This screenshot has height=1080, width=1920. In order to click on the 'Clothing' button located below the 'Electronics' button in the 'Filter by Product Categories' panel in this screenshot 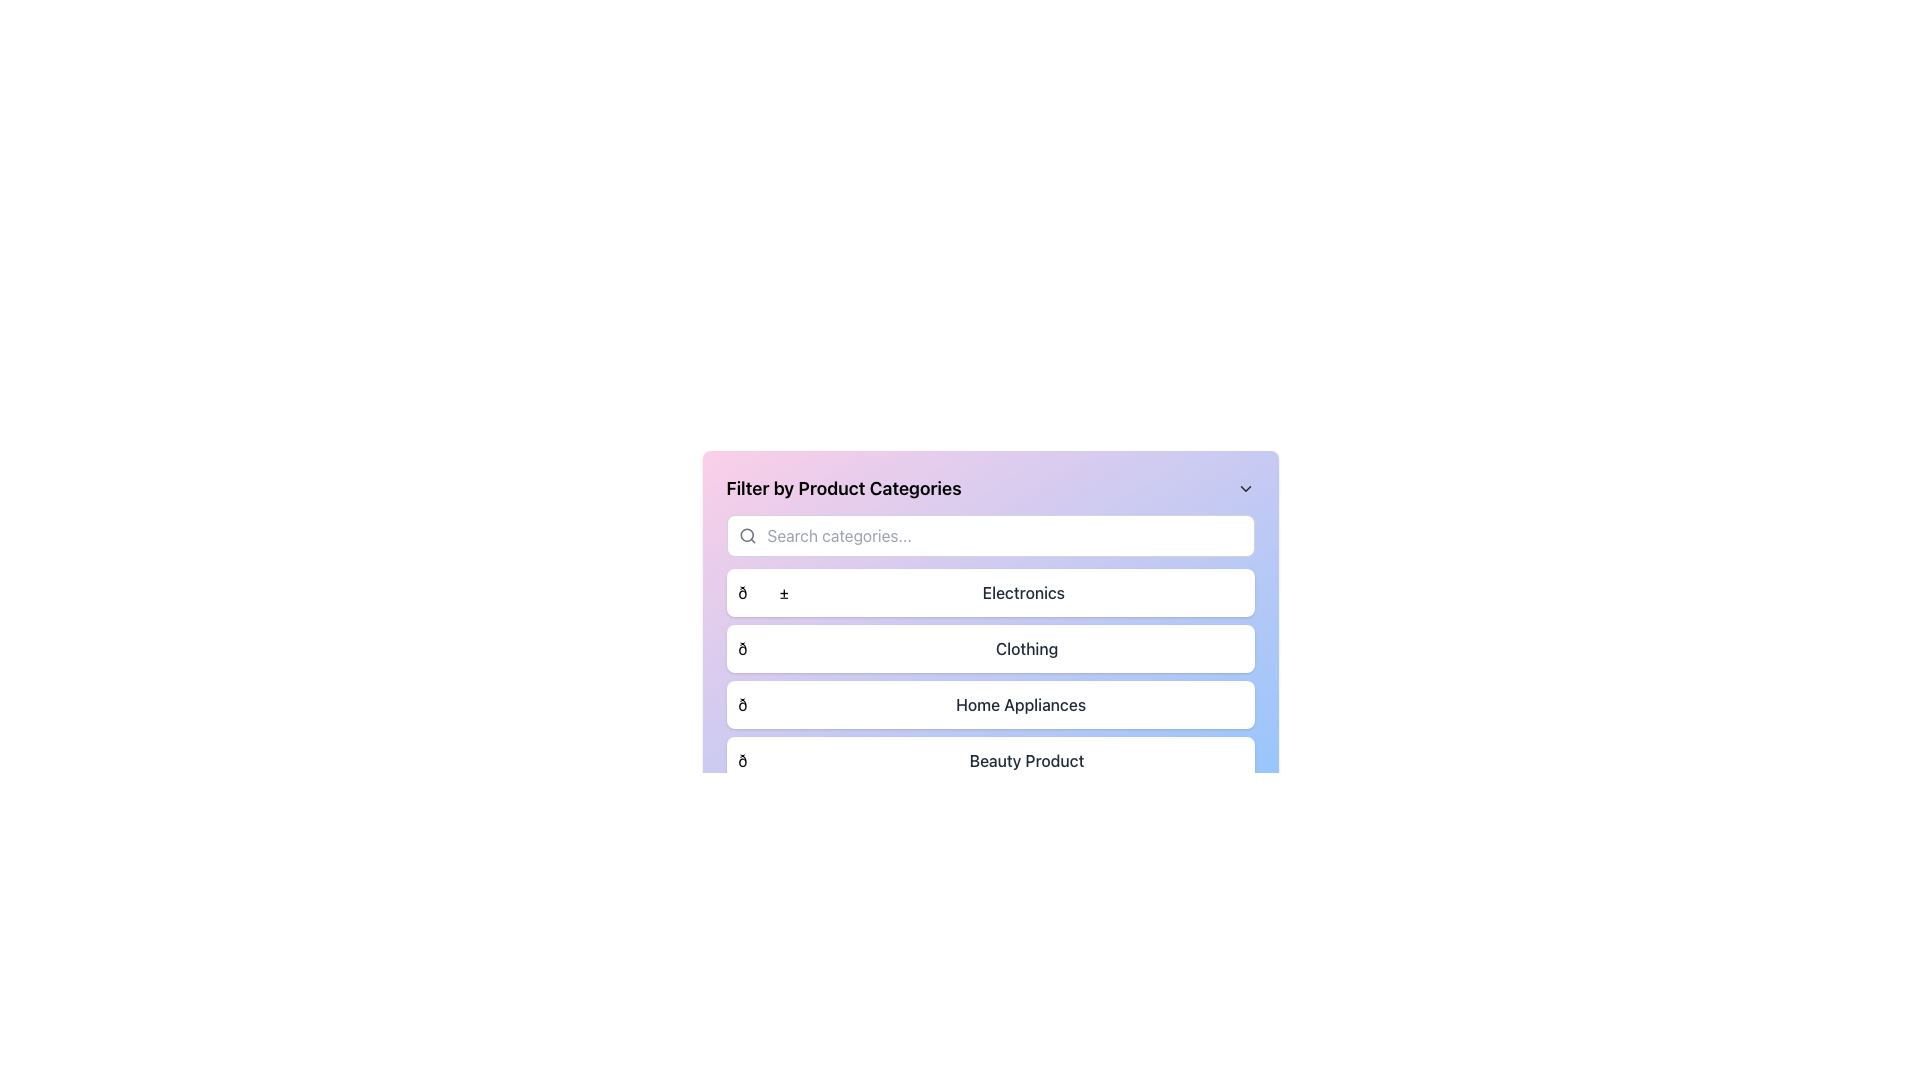, I will do `click(990, 628)`.